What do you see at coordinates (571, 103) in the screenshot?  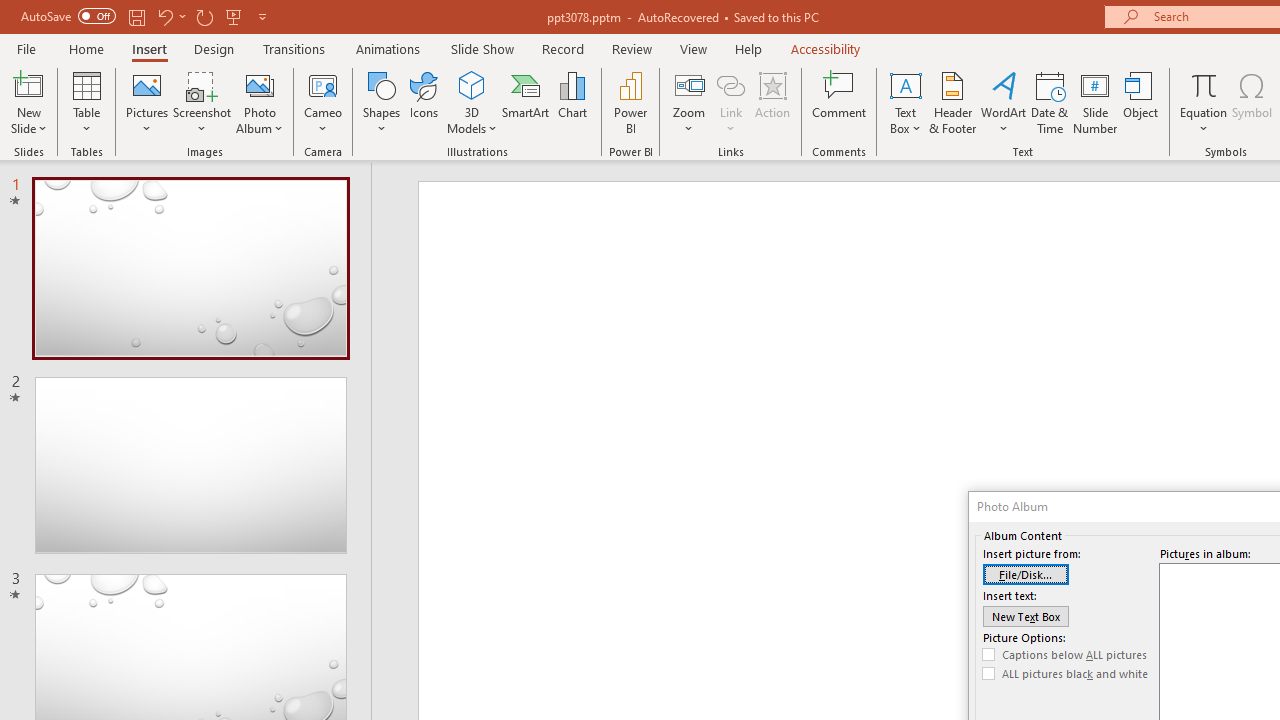 I see `'Chart...'` at bounding box center [571, 103].